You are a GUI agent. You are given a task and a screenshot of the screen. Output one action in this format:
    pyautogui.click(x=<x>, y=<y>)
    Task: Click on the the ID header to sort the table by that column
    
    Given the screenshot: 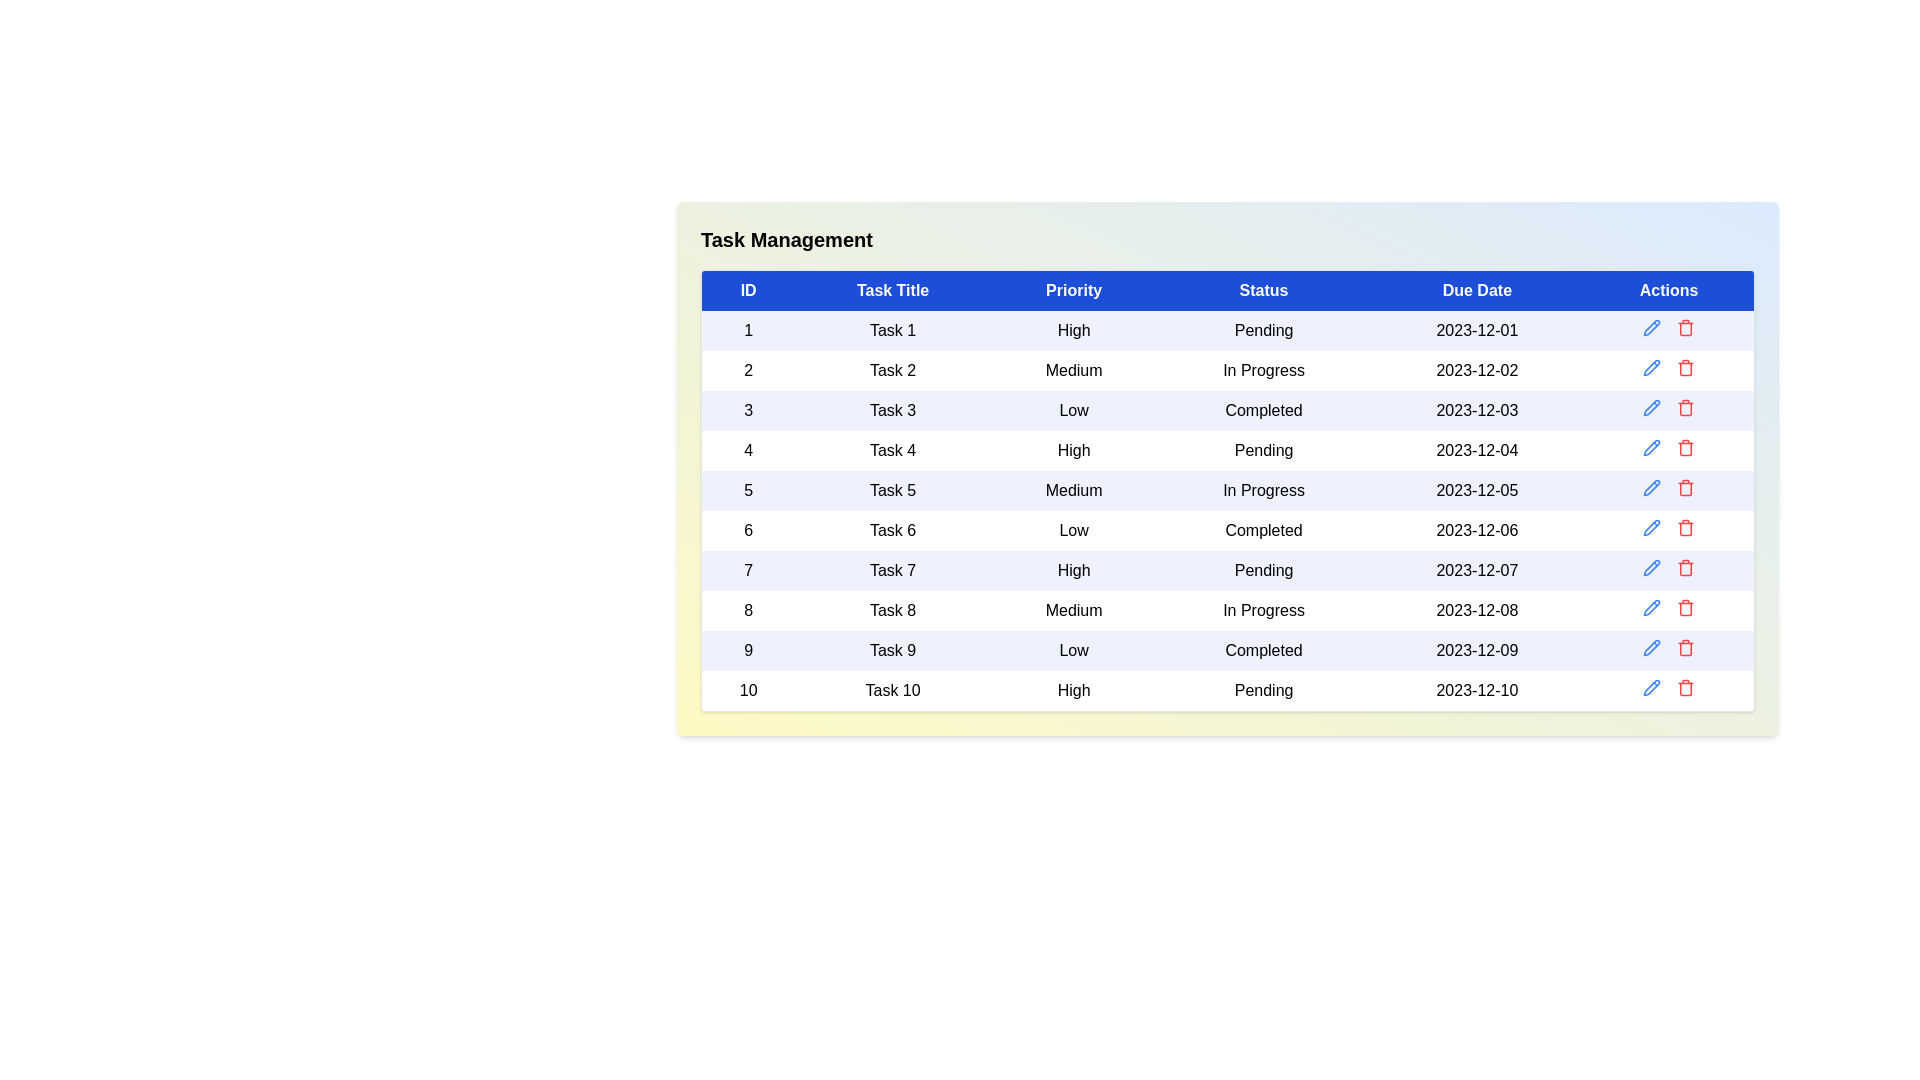 What is the action you would take?
    pyautogui.click(x=747, y=290)
    